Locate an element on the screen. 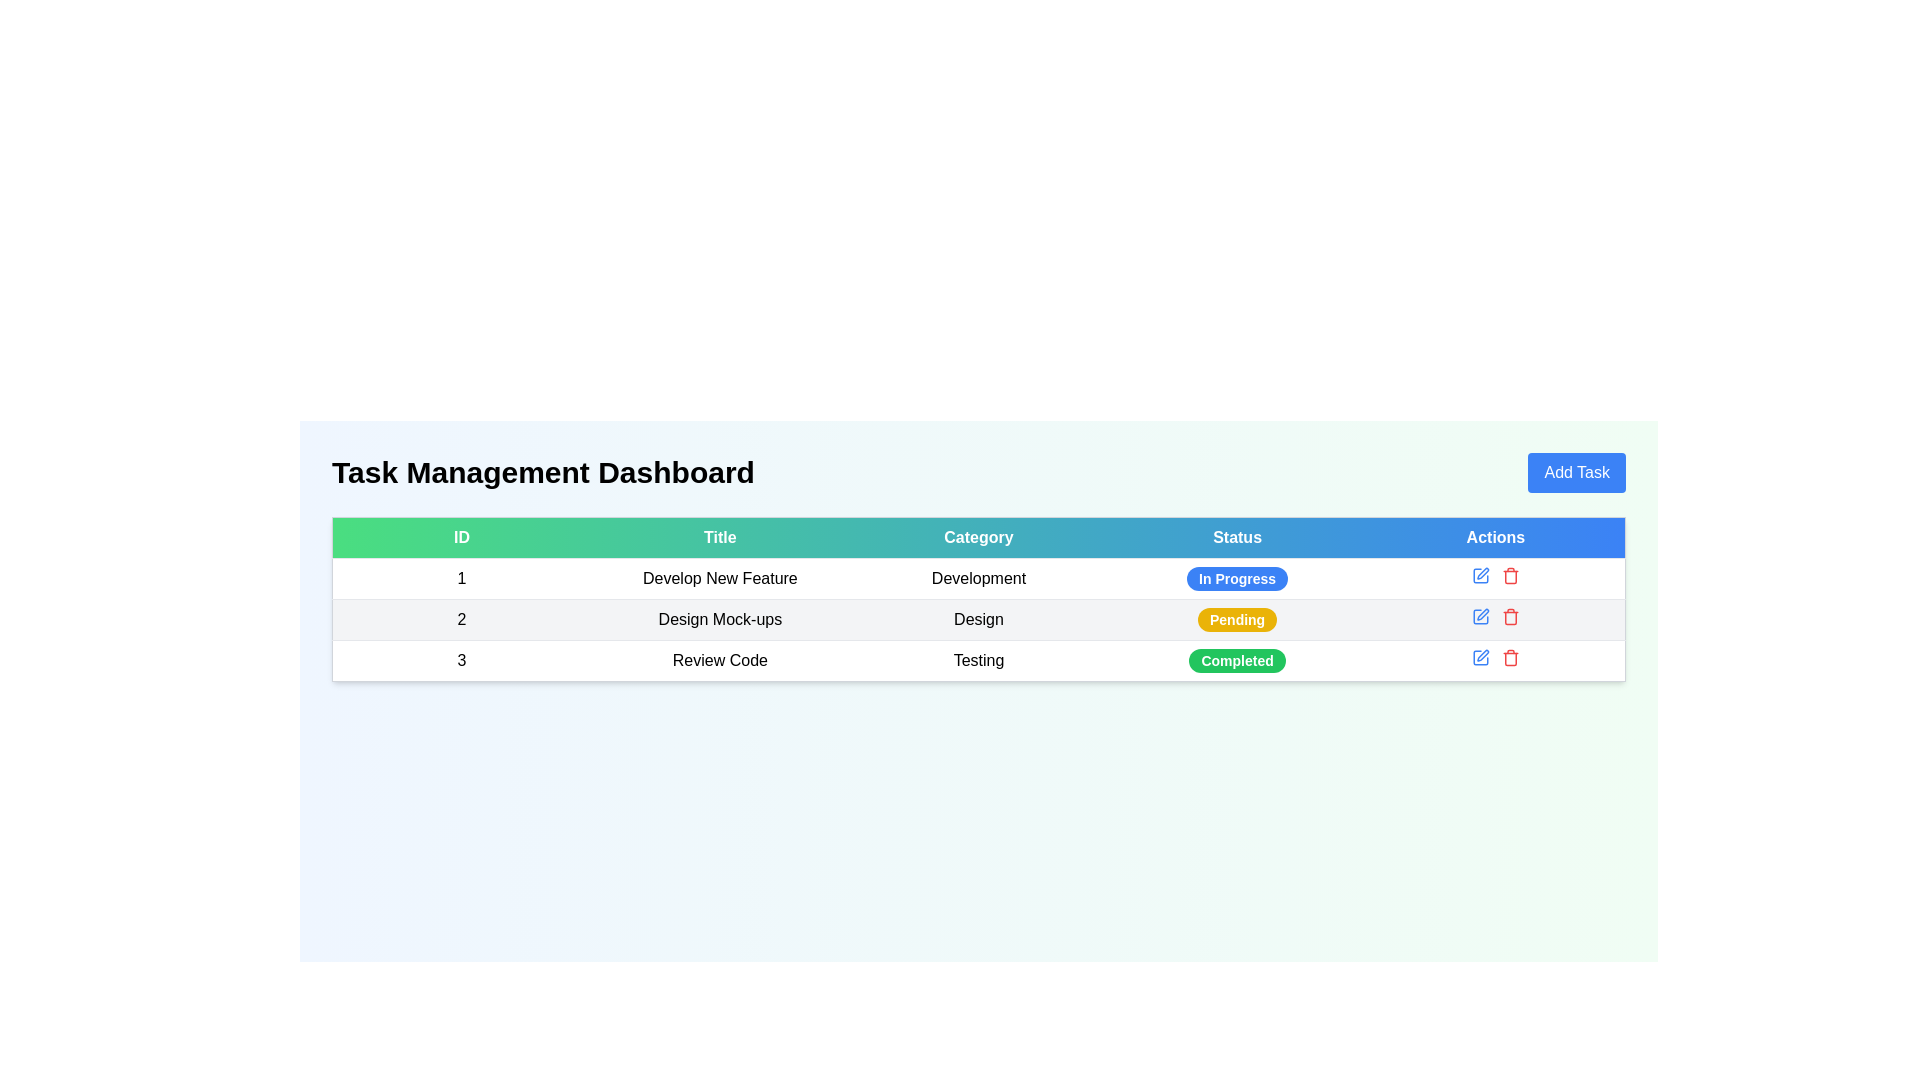 This screenshot has width=1920, height=1080. the header row of the Task Management Dashboard table to sort the columns is located at coordinates (979, 536).